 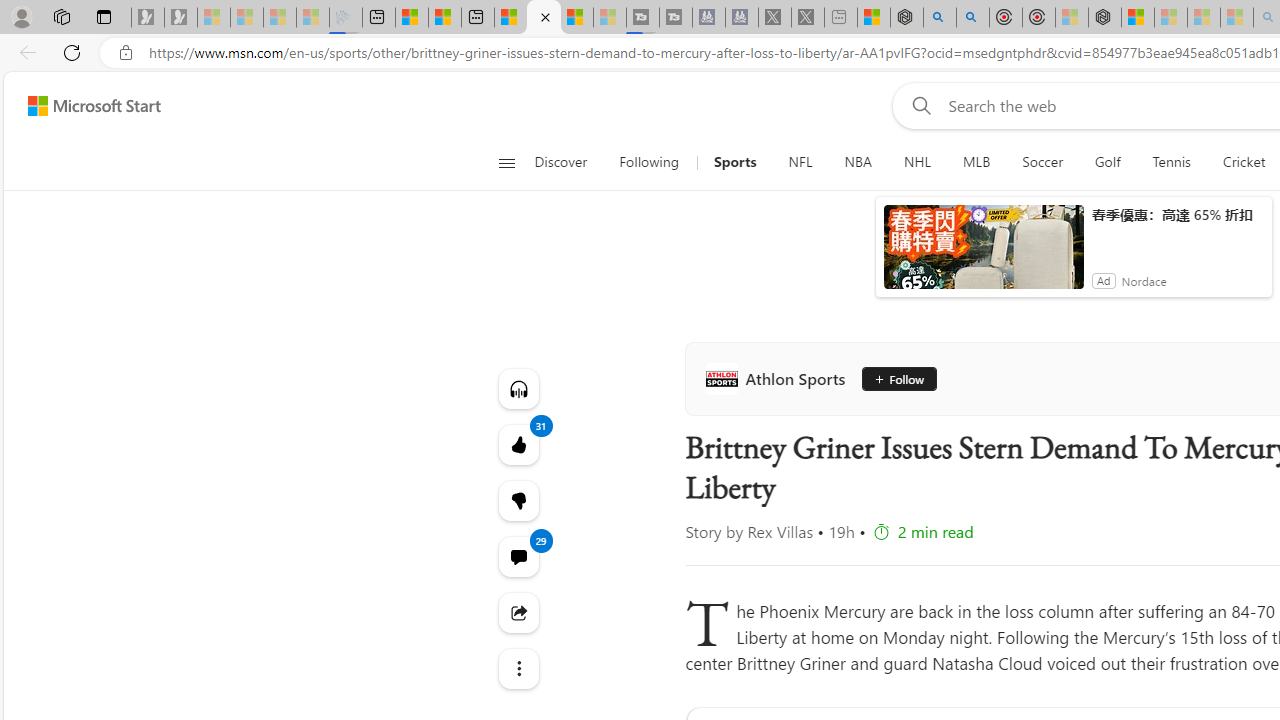 What do you see at coordinates (643, 17) in the screenshot?
I see `'Streaming Coverage | T3 - Sleeping'` at bounding box center [643, 17].